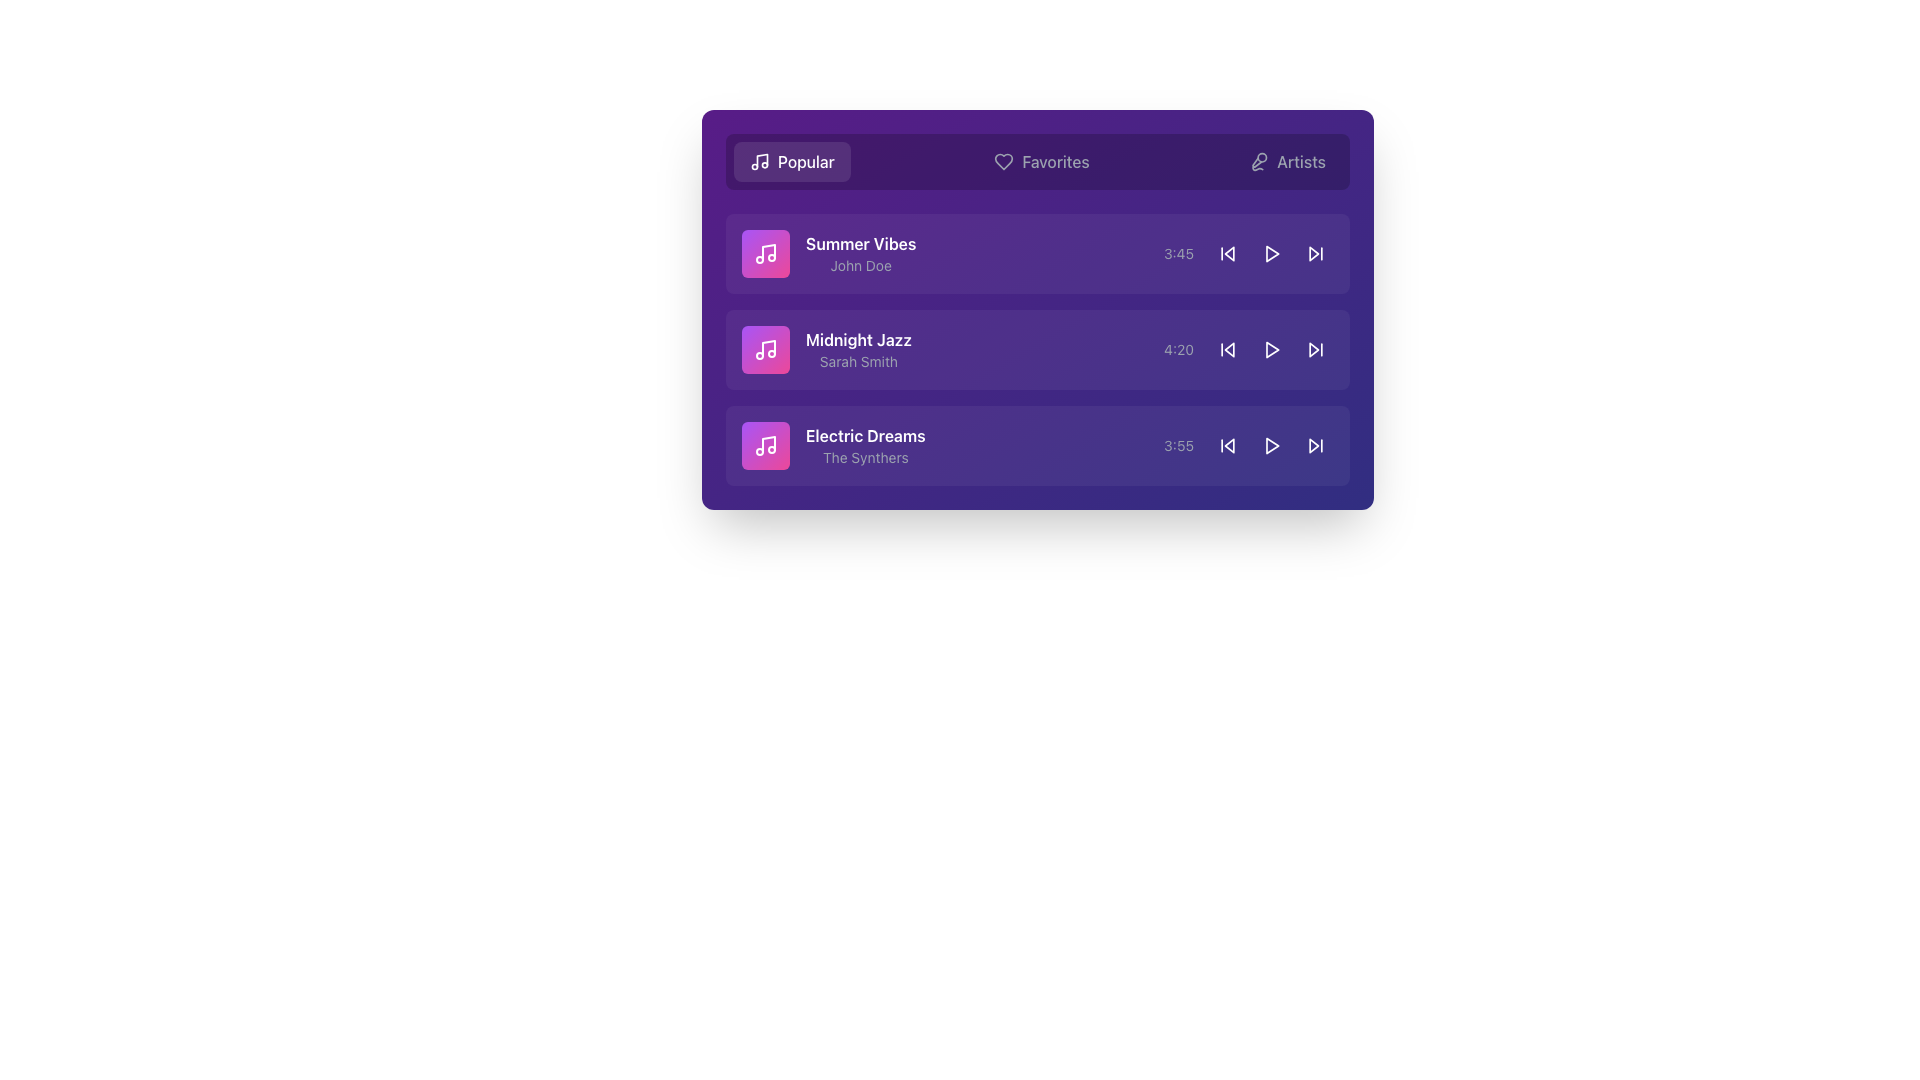 The height and width of the screenshot is (1080, 1920). What do you see at coordinates (1003, 161) in the screenshot?
I see `the heart-shaped icon outlined without fill, located in the middle of the top navigation bar within the 'Favorites' section, positioned between 'Popular' and 'Artists'` at bounding box center [1003, 161].